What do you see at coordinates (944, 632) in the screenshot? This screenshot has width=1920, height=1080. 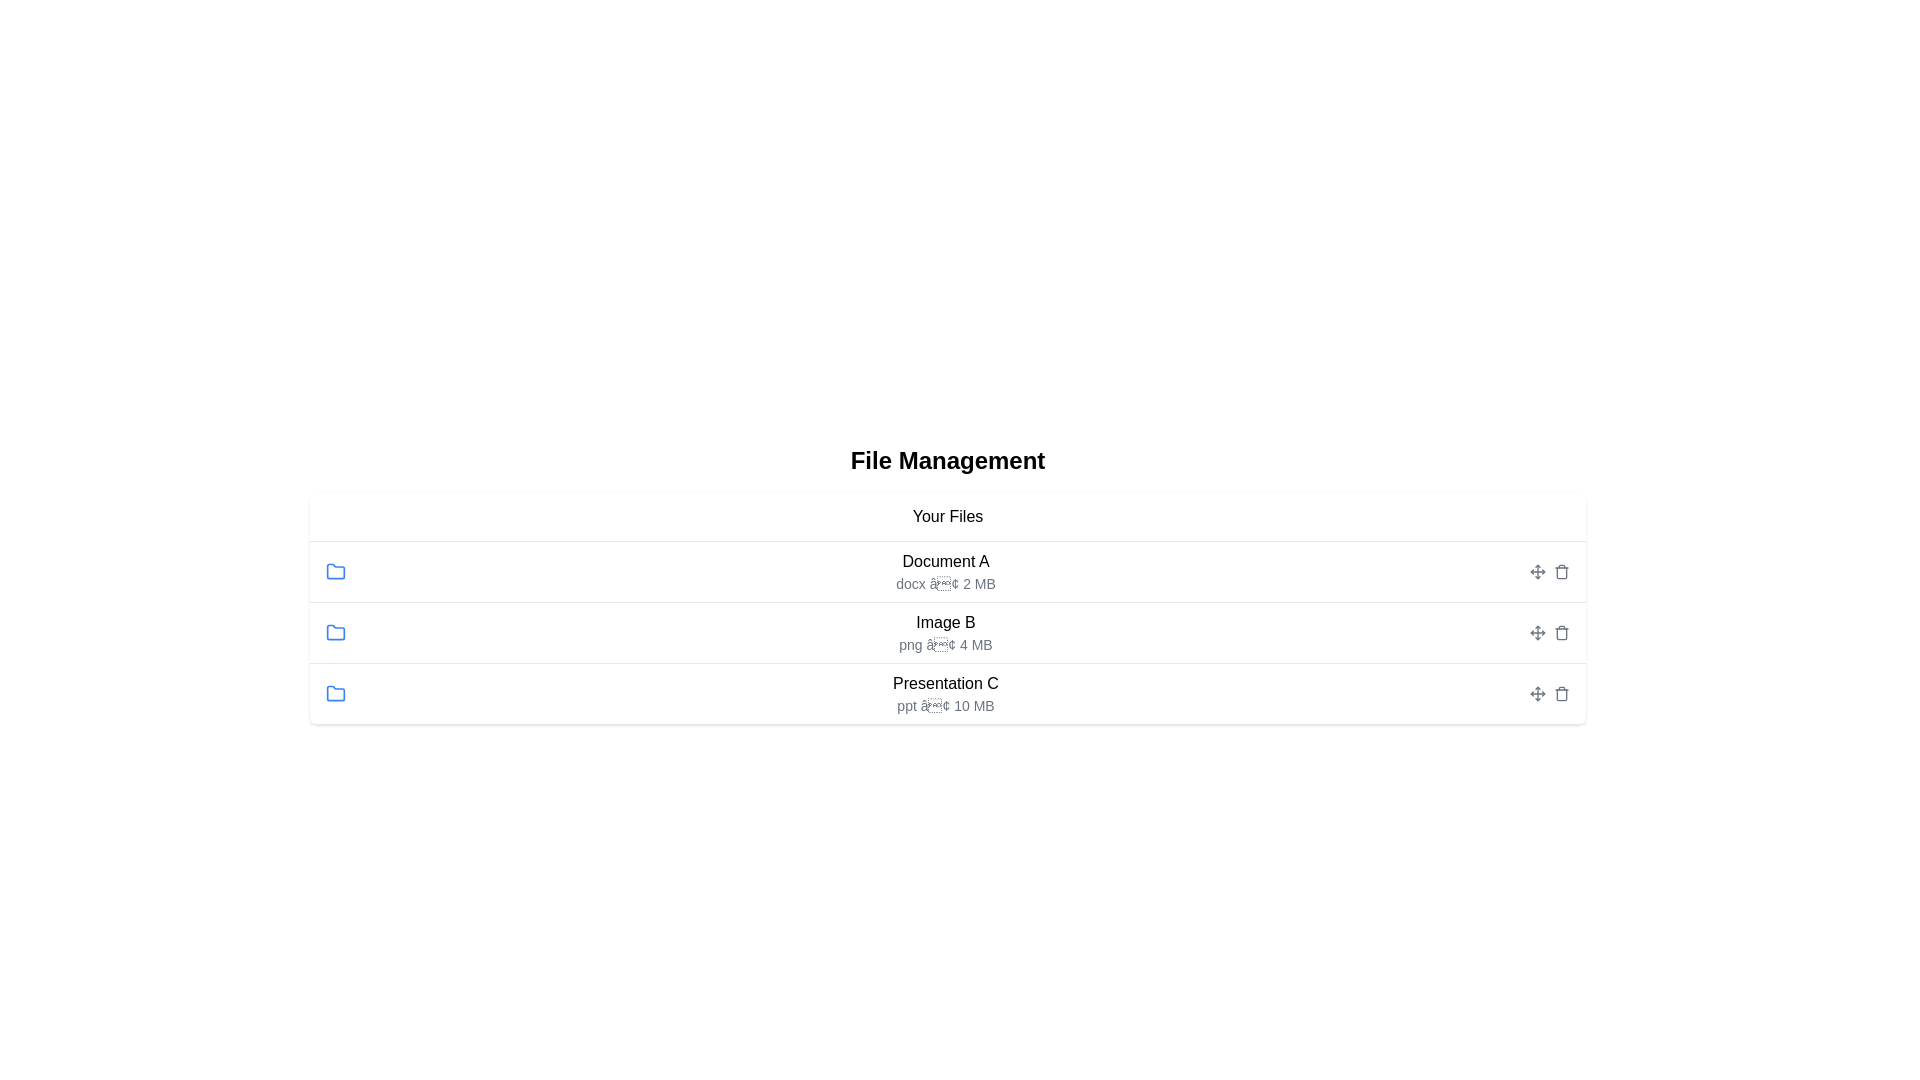 I see `the textual representation of the file entry for 'Image B' in the file management system, which is the second row in the list` at bounding box center [944, 632].